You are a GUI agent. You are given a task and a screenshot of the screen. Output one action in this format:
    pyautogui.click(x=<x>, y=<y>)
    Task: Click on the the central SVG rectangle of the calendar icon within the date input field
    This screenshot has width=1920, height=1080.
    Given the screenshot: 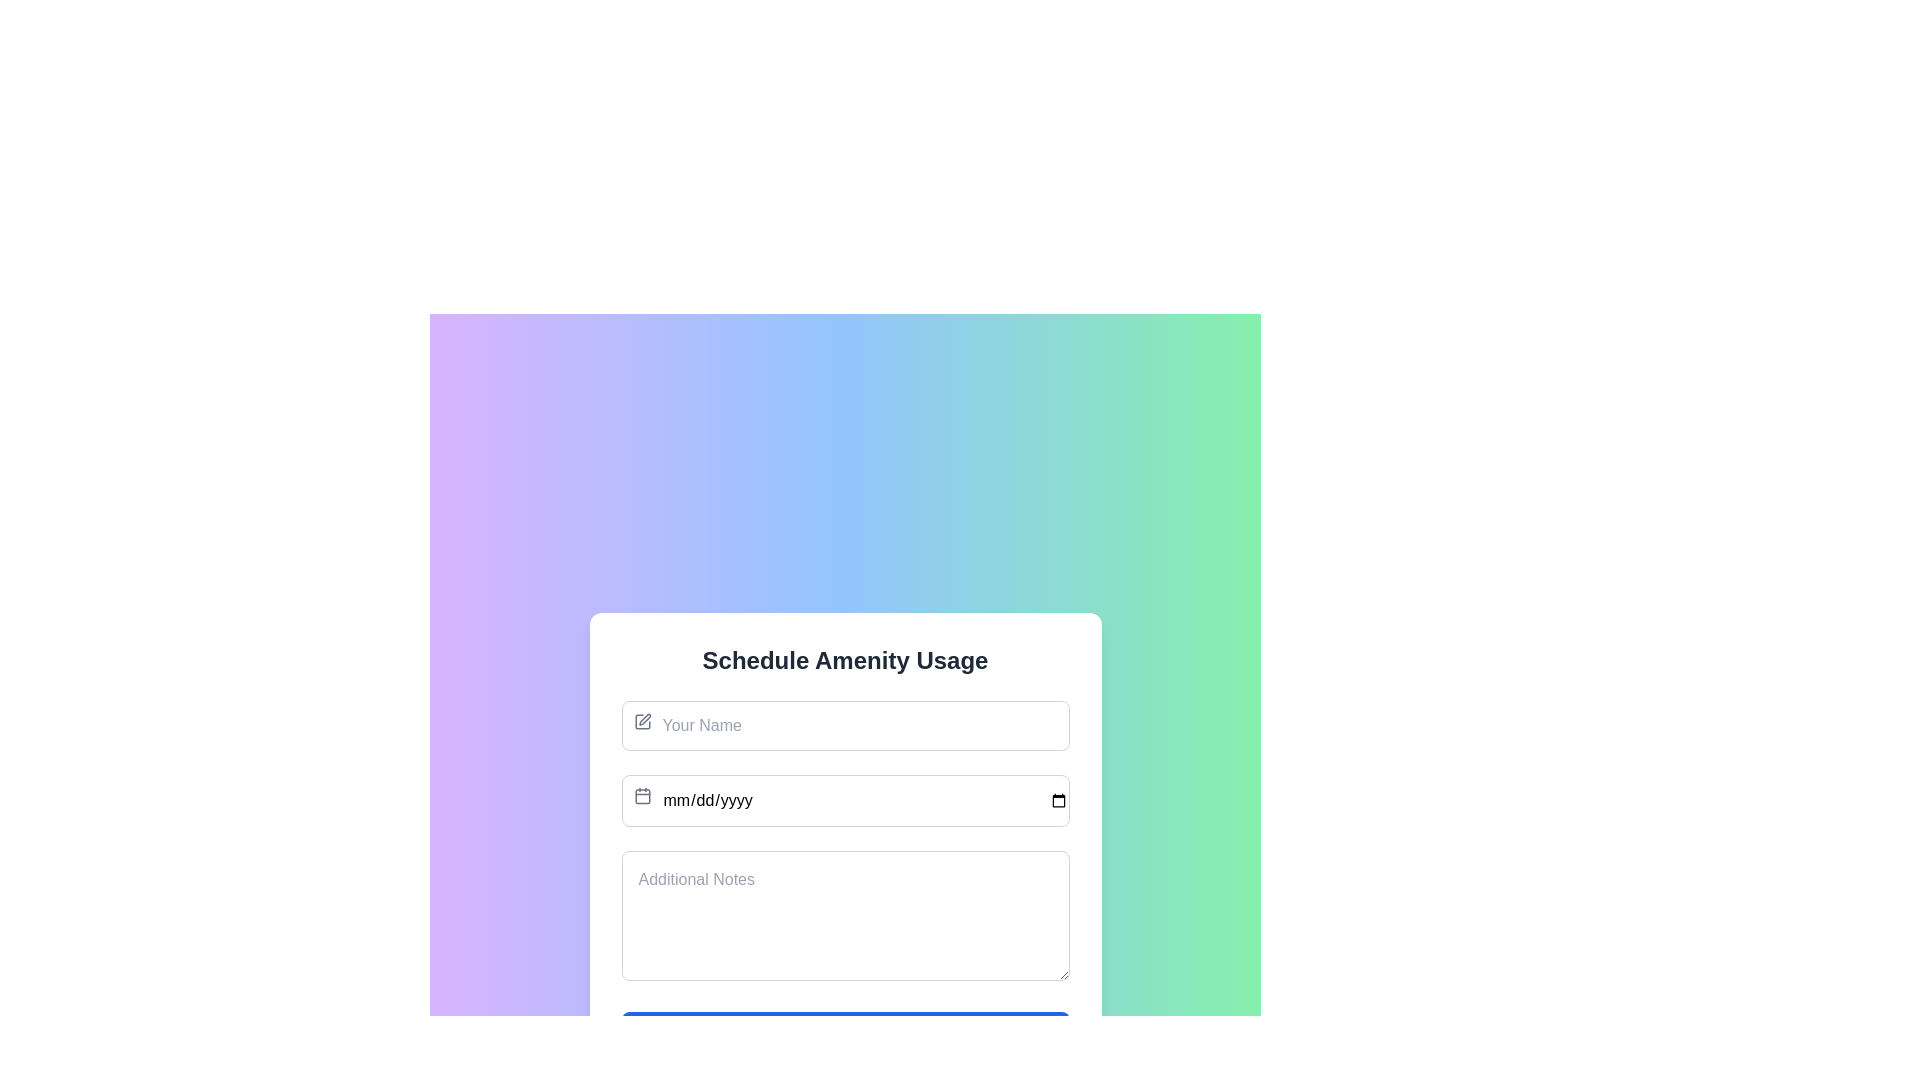 What is the action you would take?
    pyautogui.click(x=642, y=795)
    